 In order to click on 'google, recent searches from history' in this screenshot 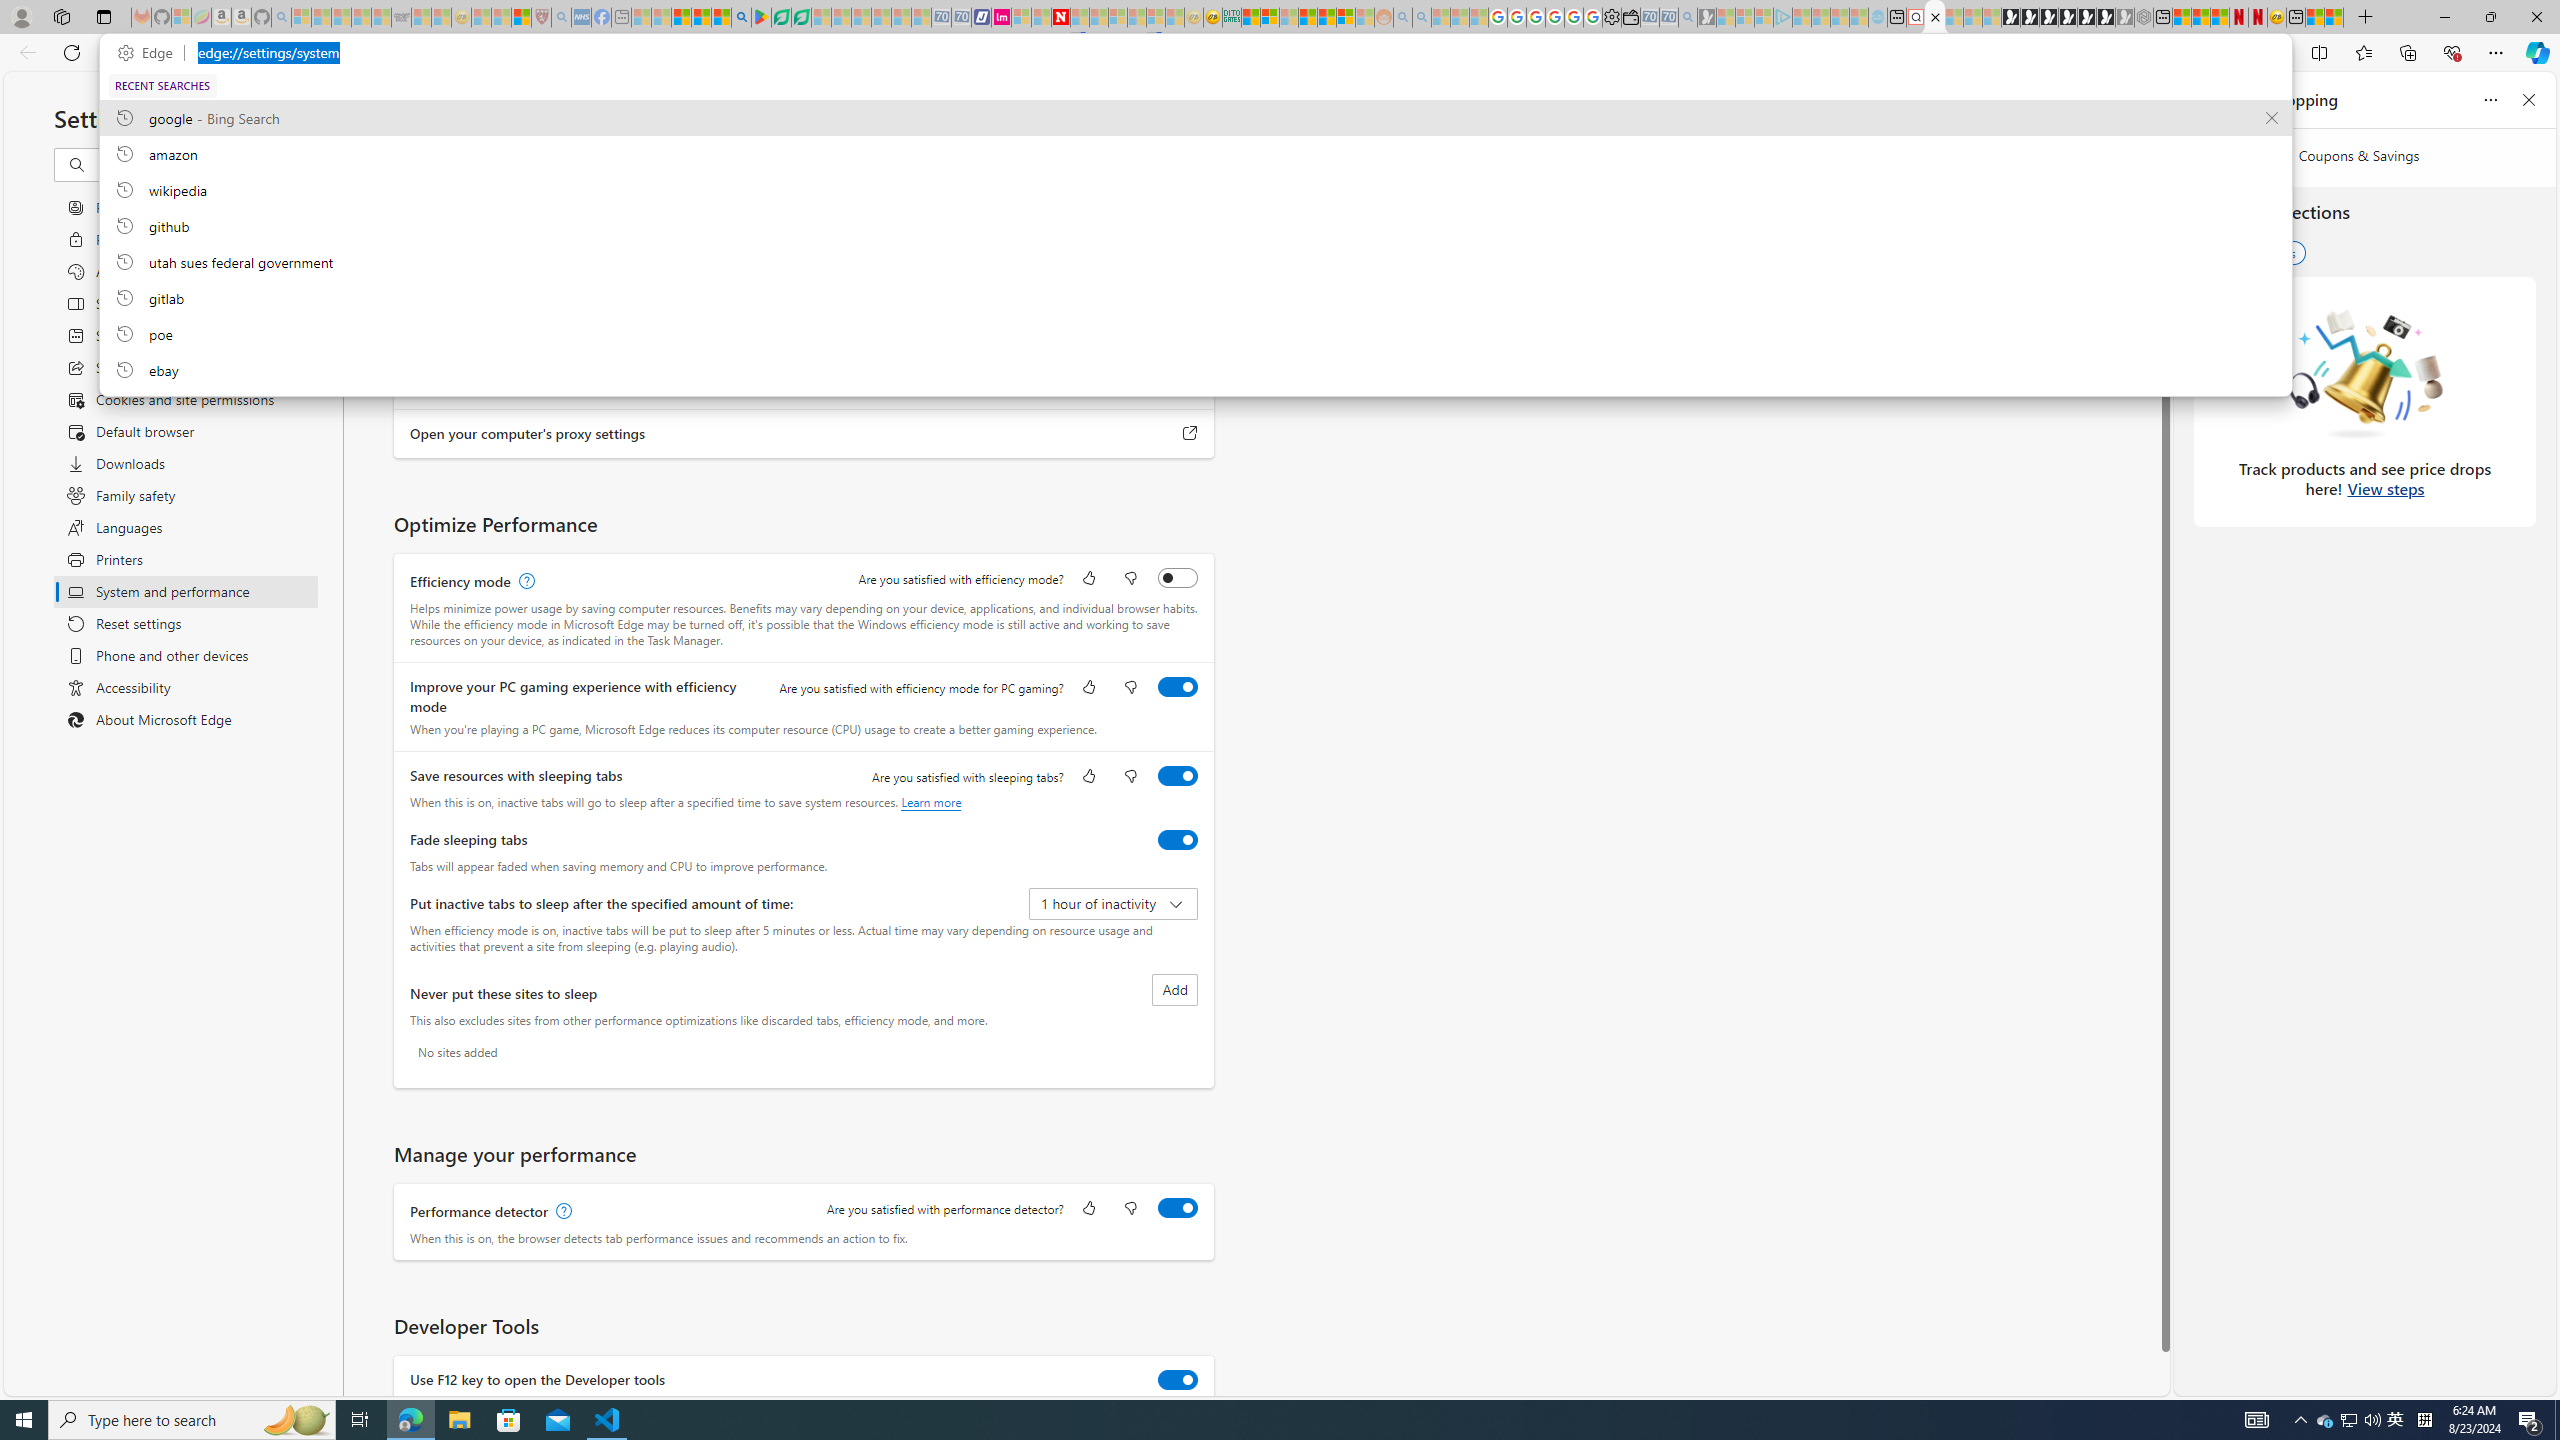, I will do `click(1194, 116)`.